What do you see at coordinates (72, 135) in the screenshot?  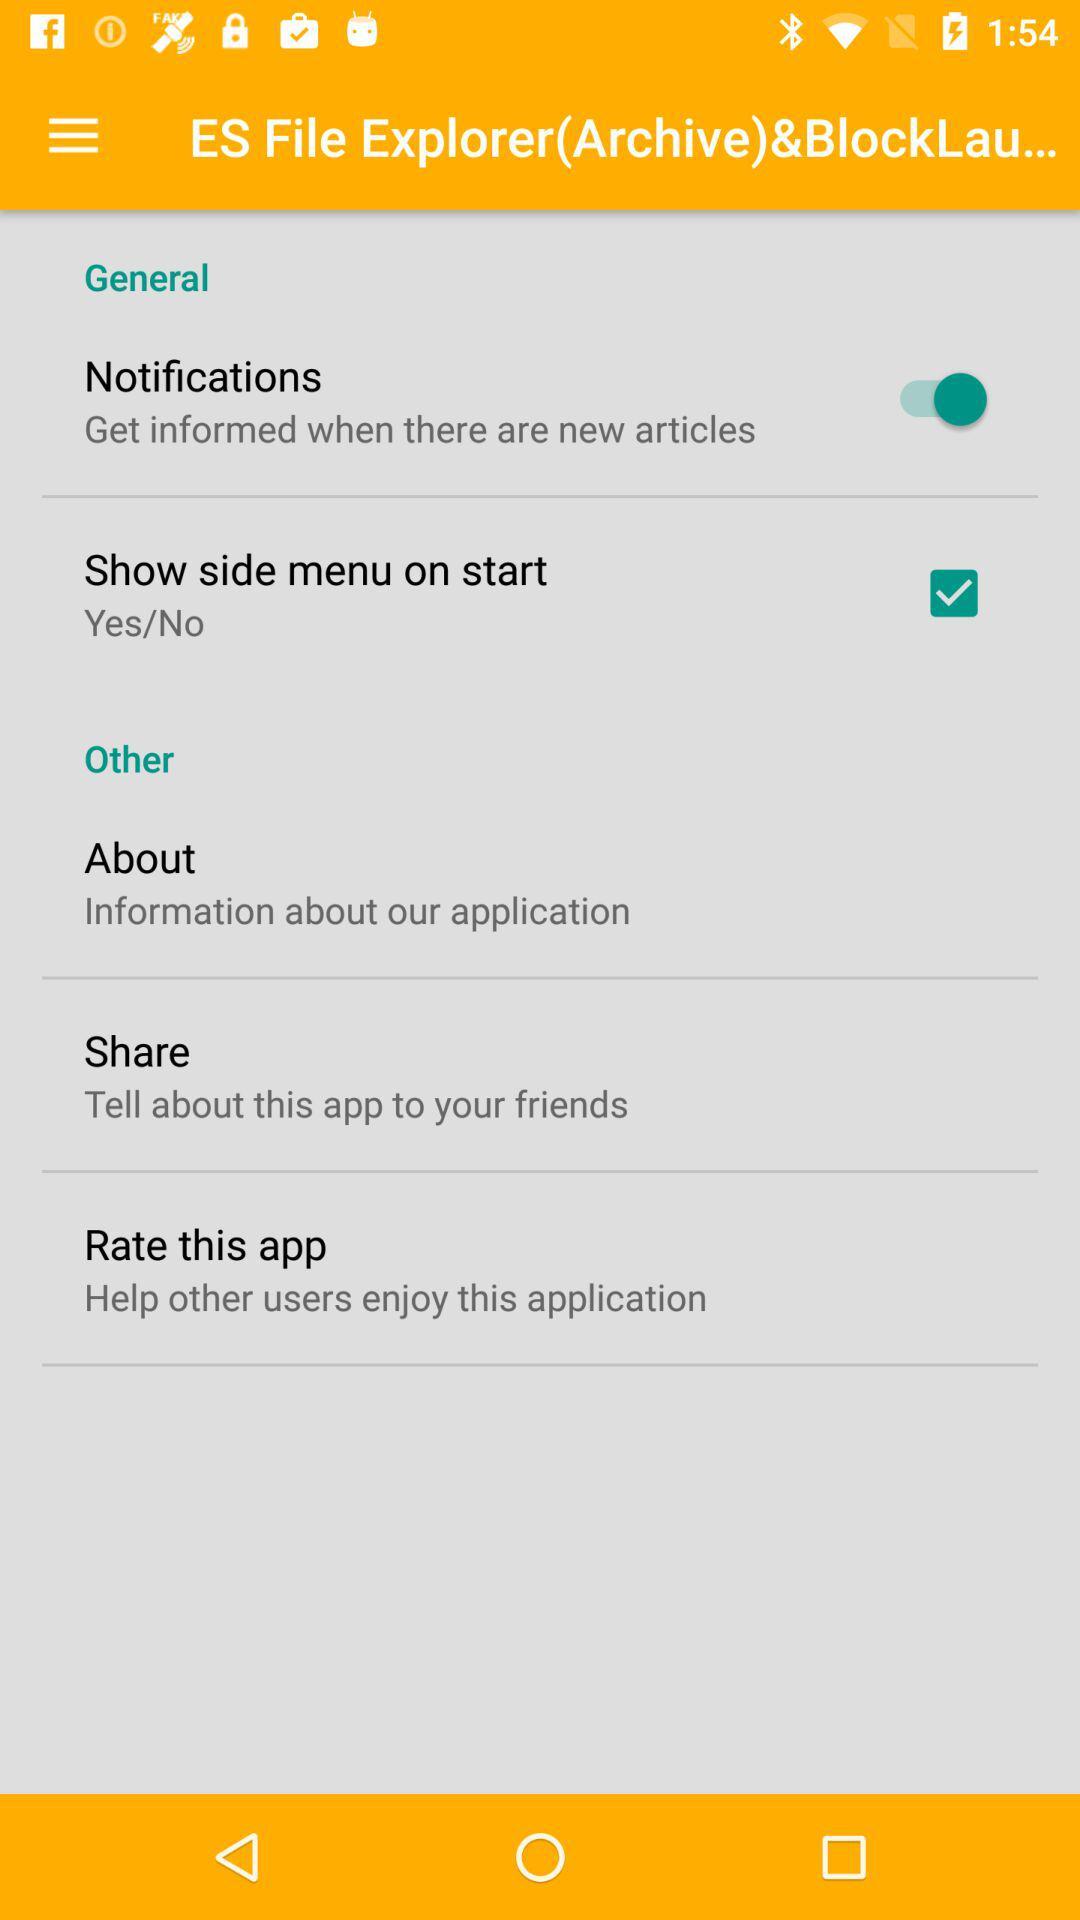 I see `the app to the left of the es file explorer` at bounding box center [72, 135].